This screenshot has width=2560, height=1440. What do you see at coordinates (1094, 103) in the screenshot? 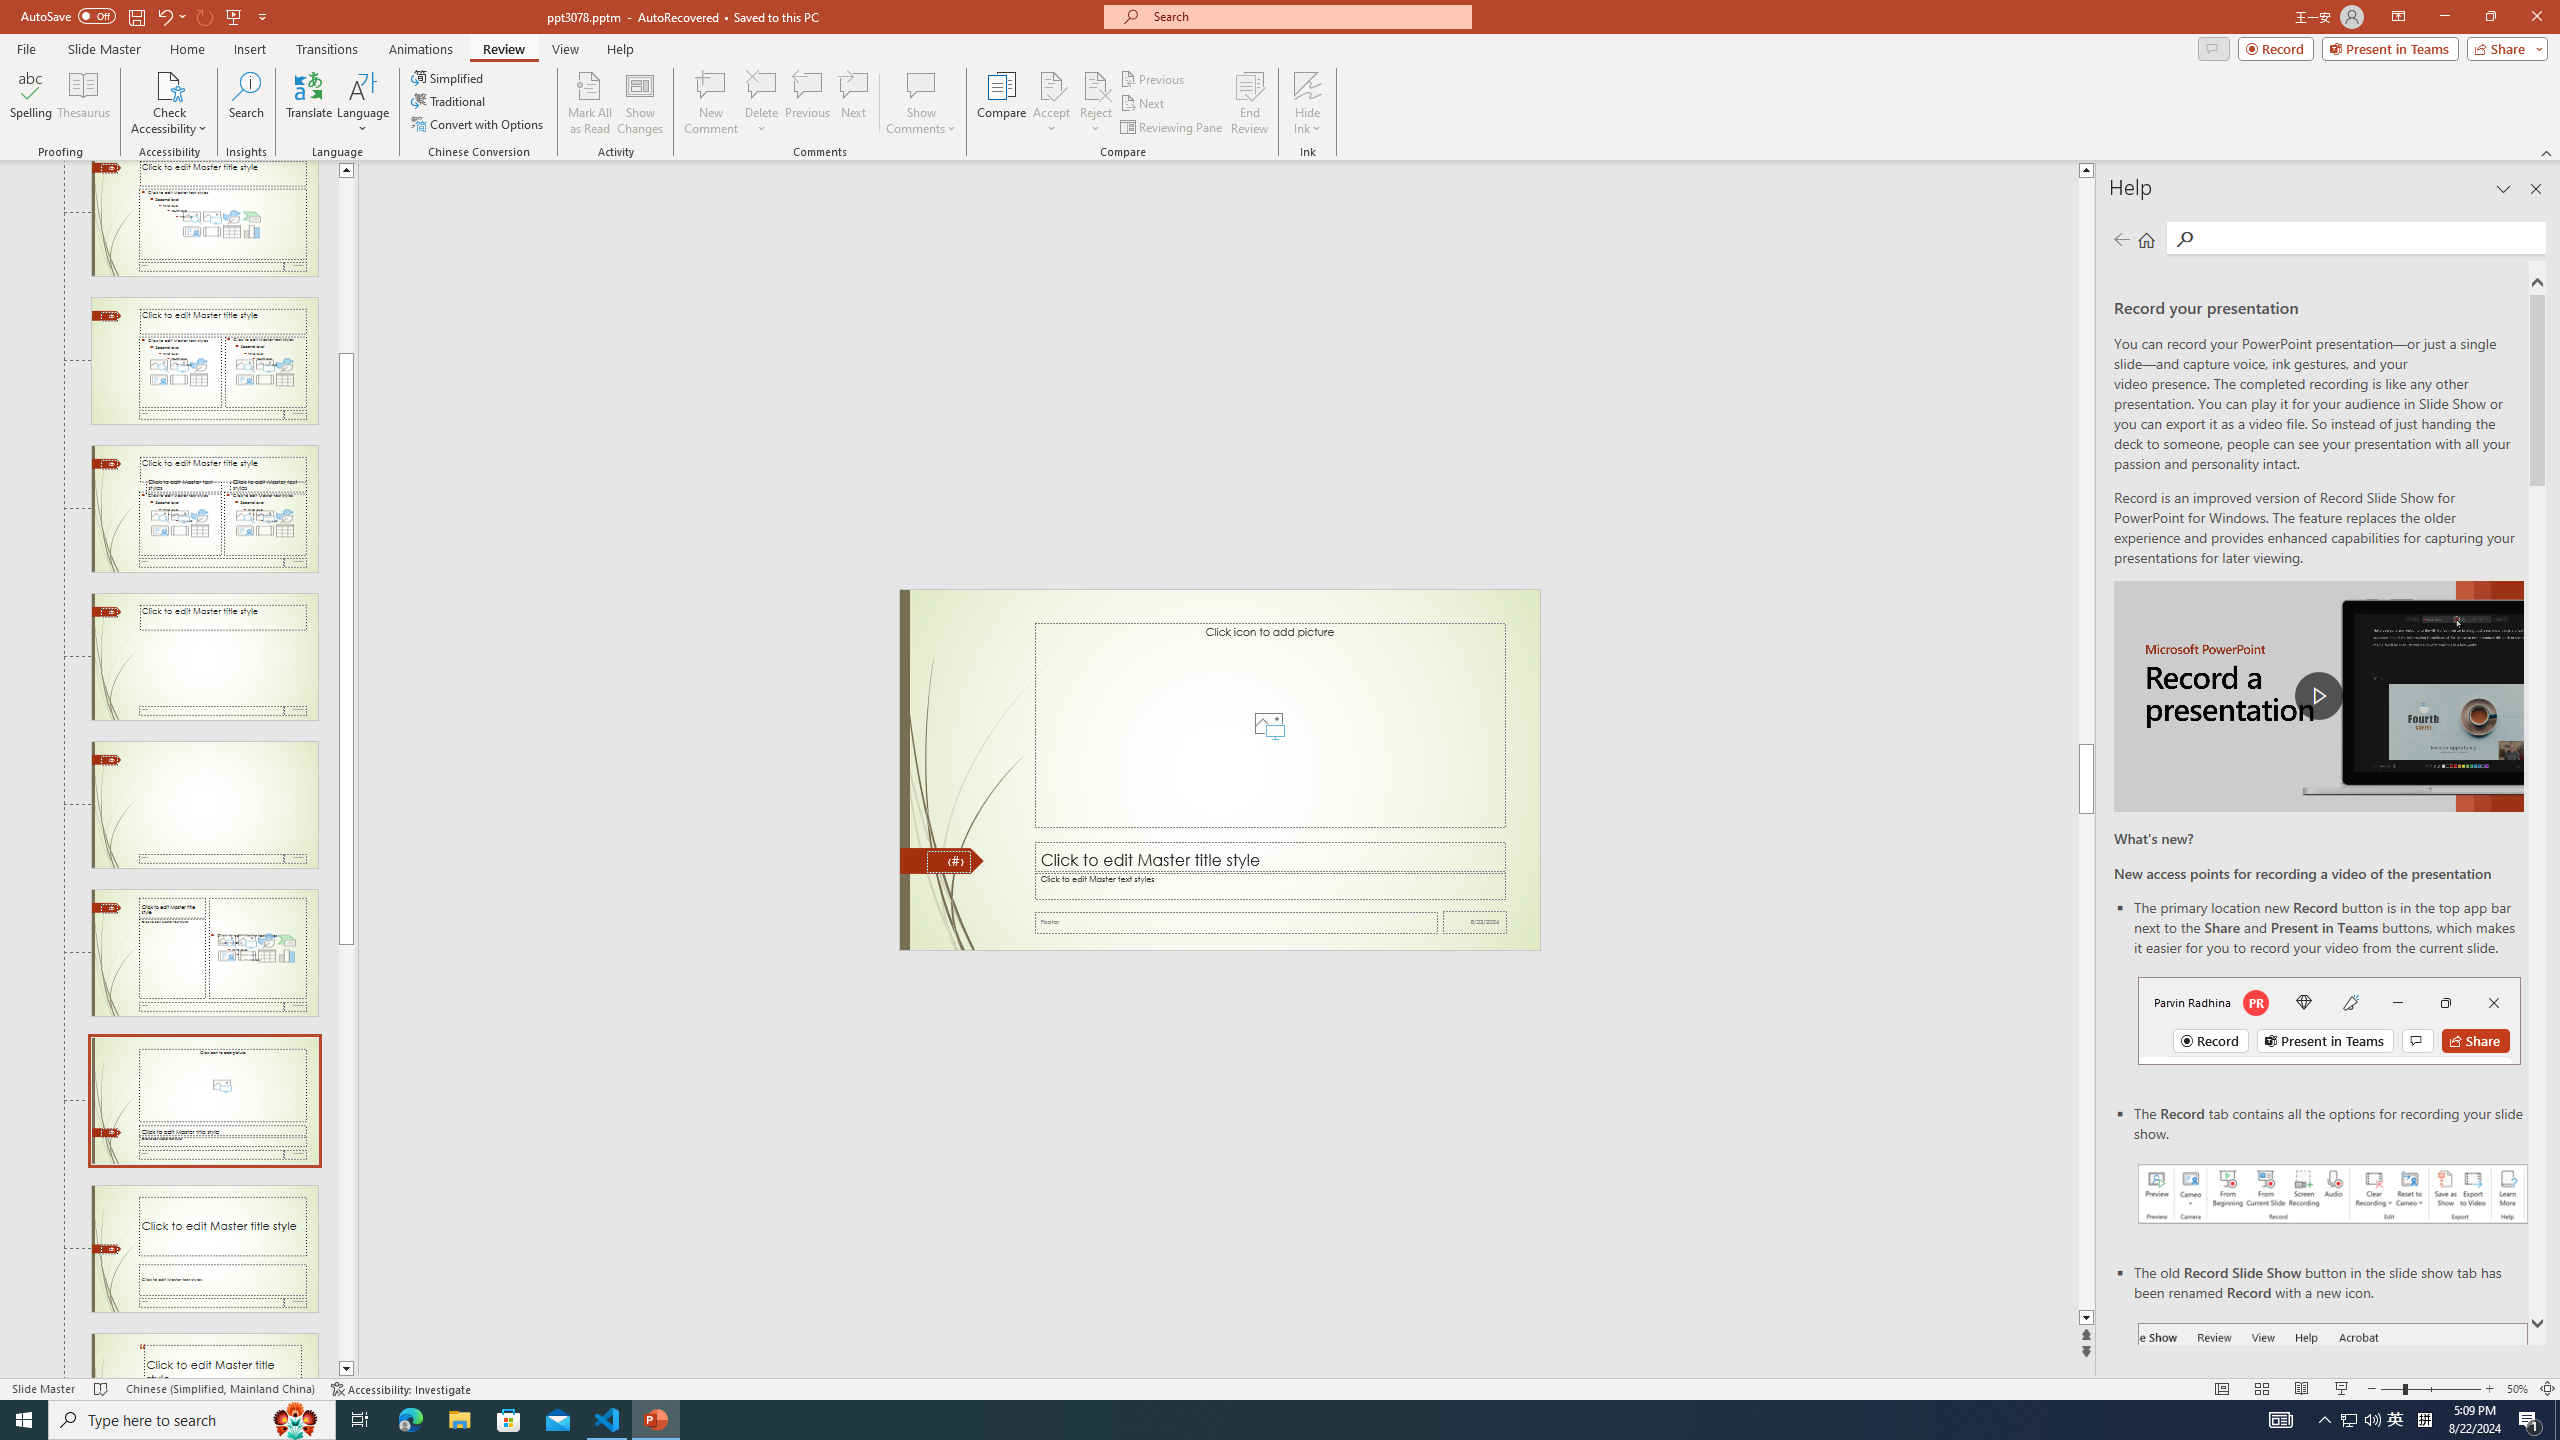
I see `'Reject'` at bounding box center [1094, 103].